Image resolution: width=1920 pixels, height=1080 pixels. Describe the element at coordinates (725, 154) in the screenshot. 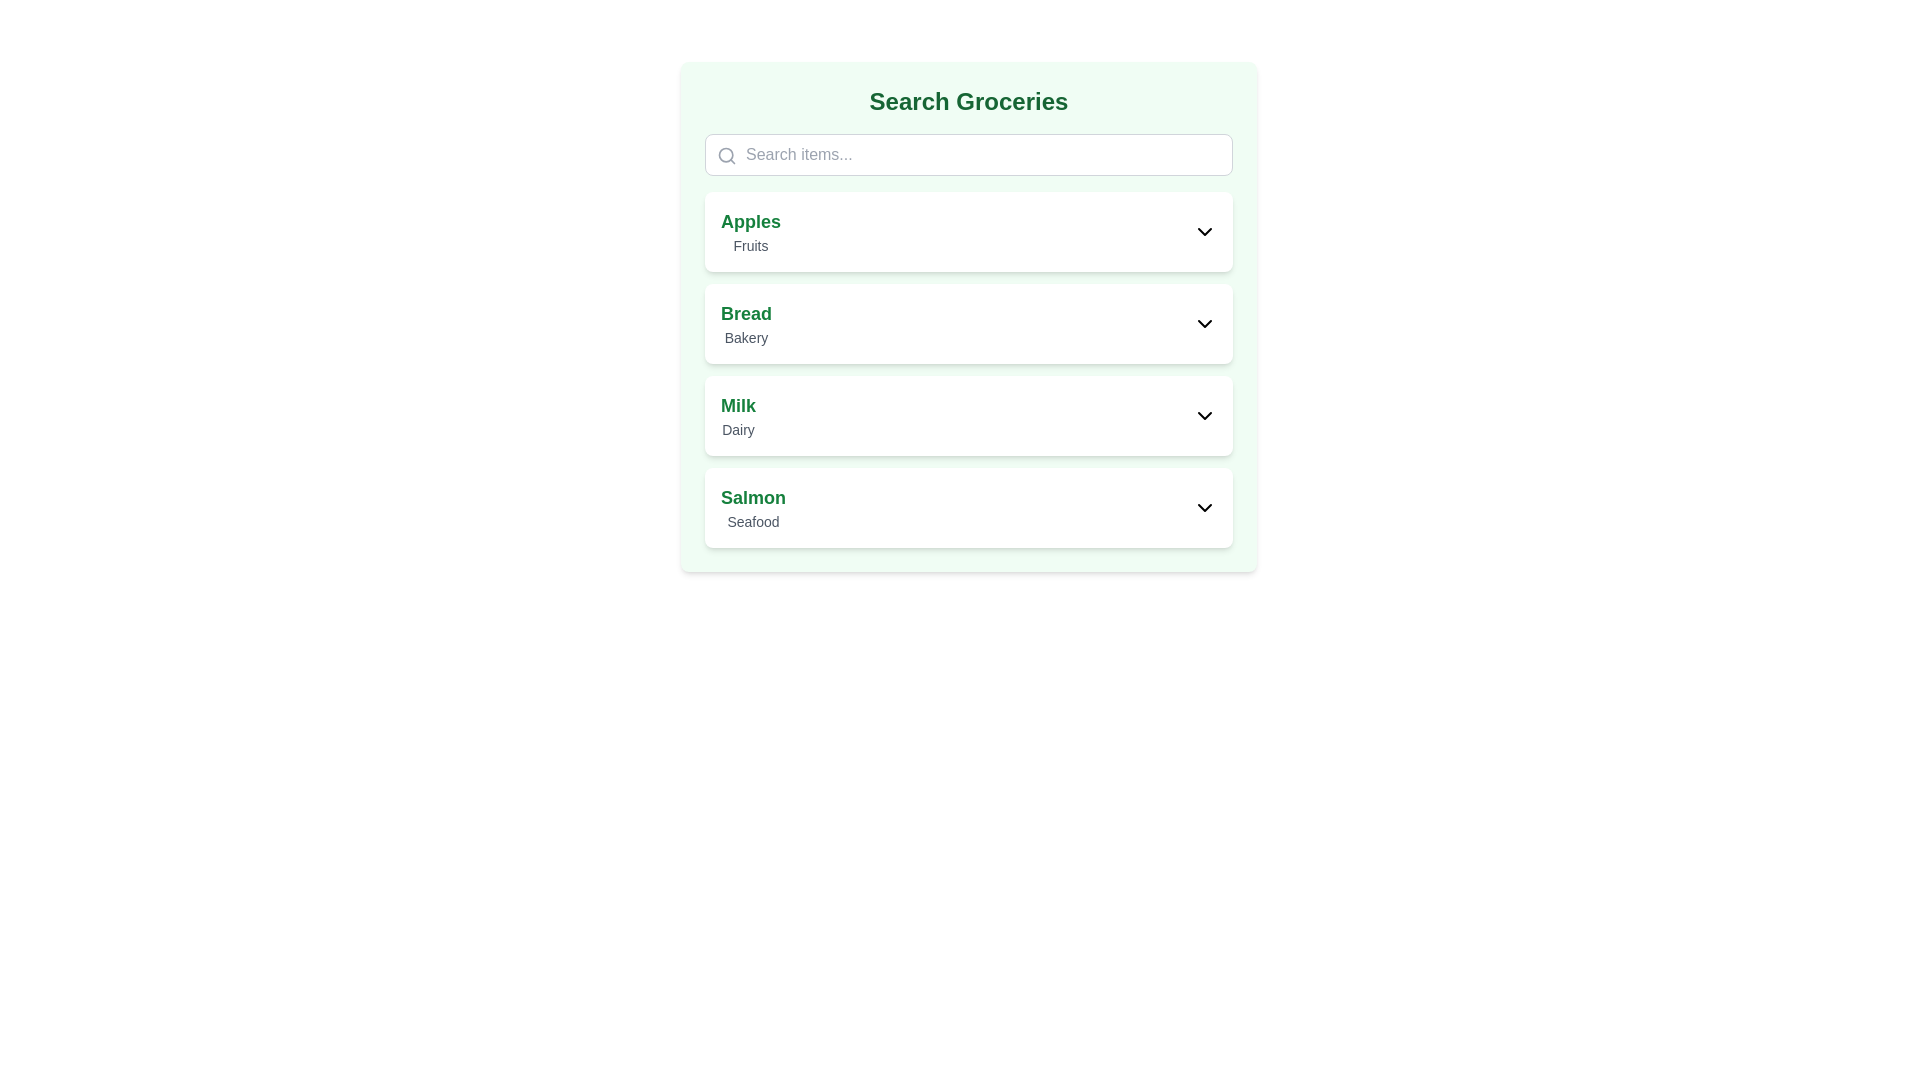

I see `the search icon located at the top left of the search bar, which serves as a visual cue for the search functionality` at that location.